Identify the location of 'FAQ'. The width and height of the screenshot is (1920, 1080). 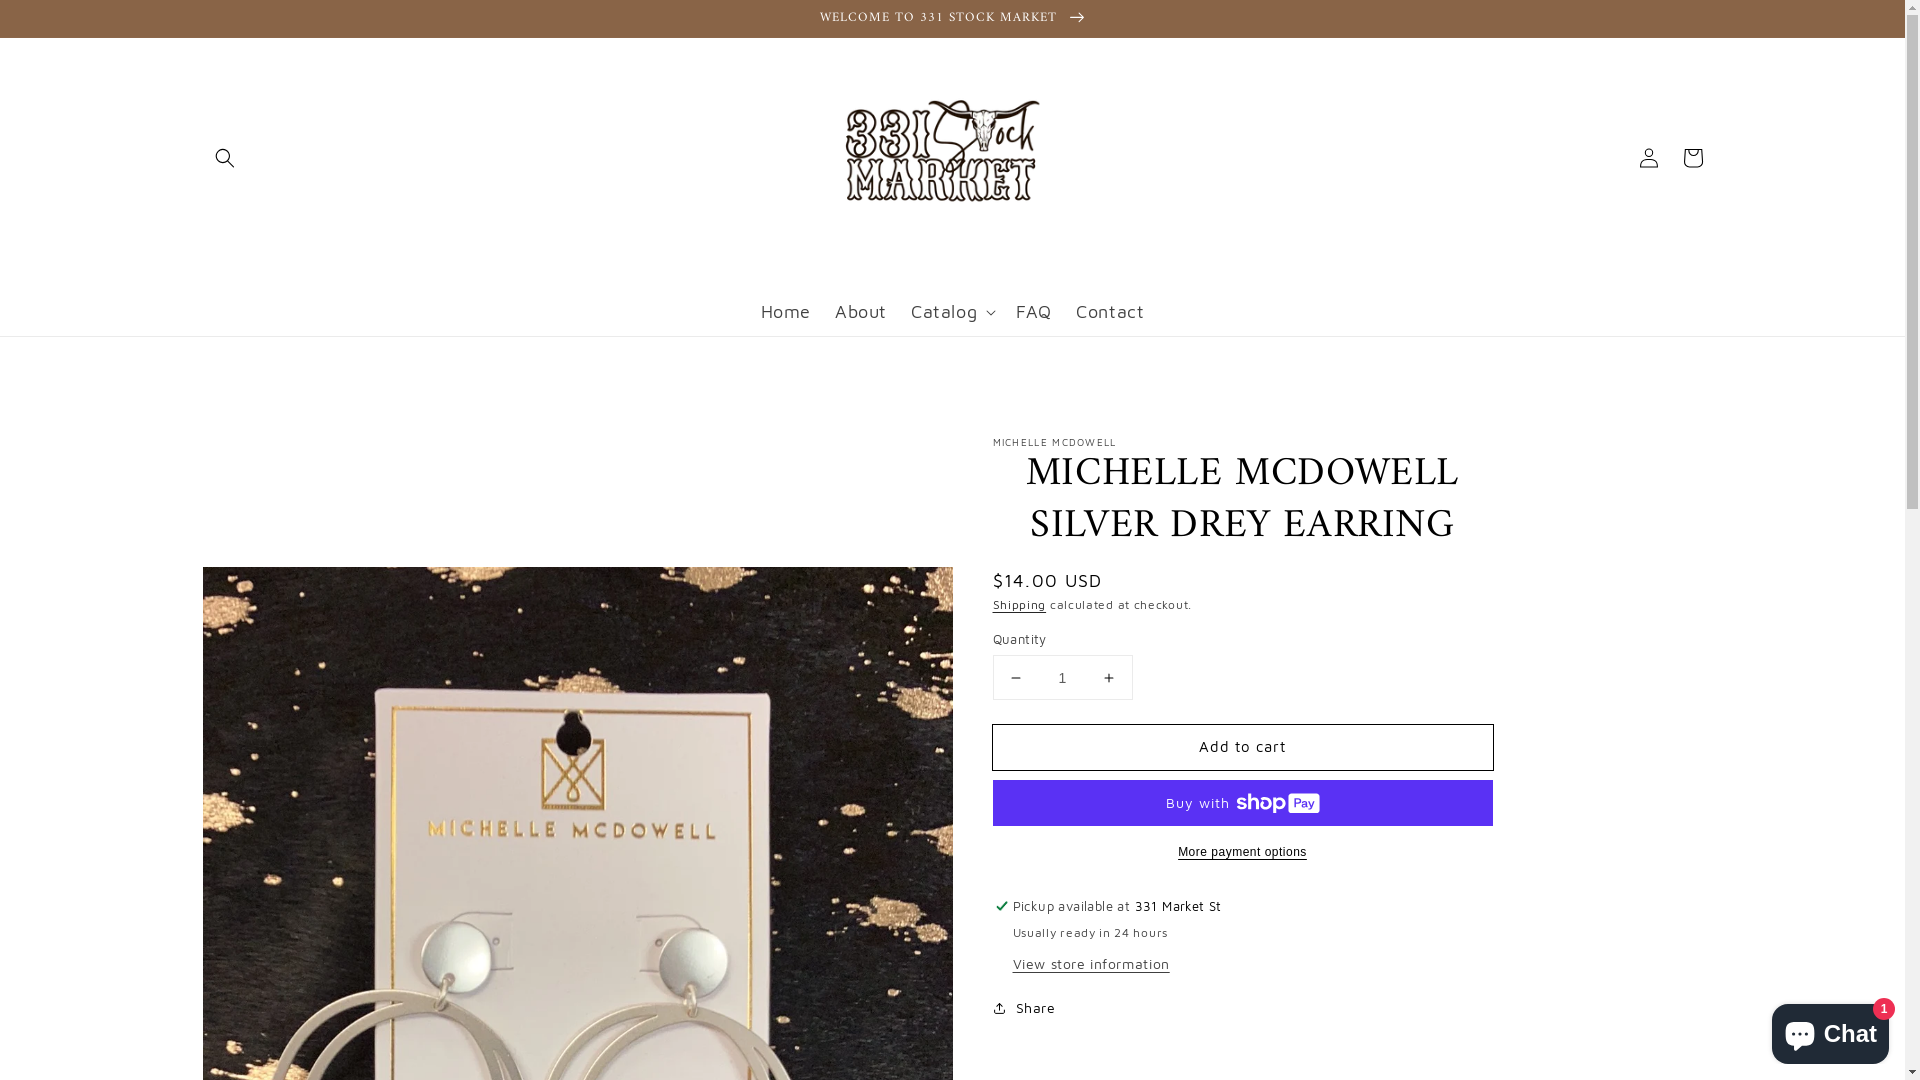
(1033, 311).